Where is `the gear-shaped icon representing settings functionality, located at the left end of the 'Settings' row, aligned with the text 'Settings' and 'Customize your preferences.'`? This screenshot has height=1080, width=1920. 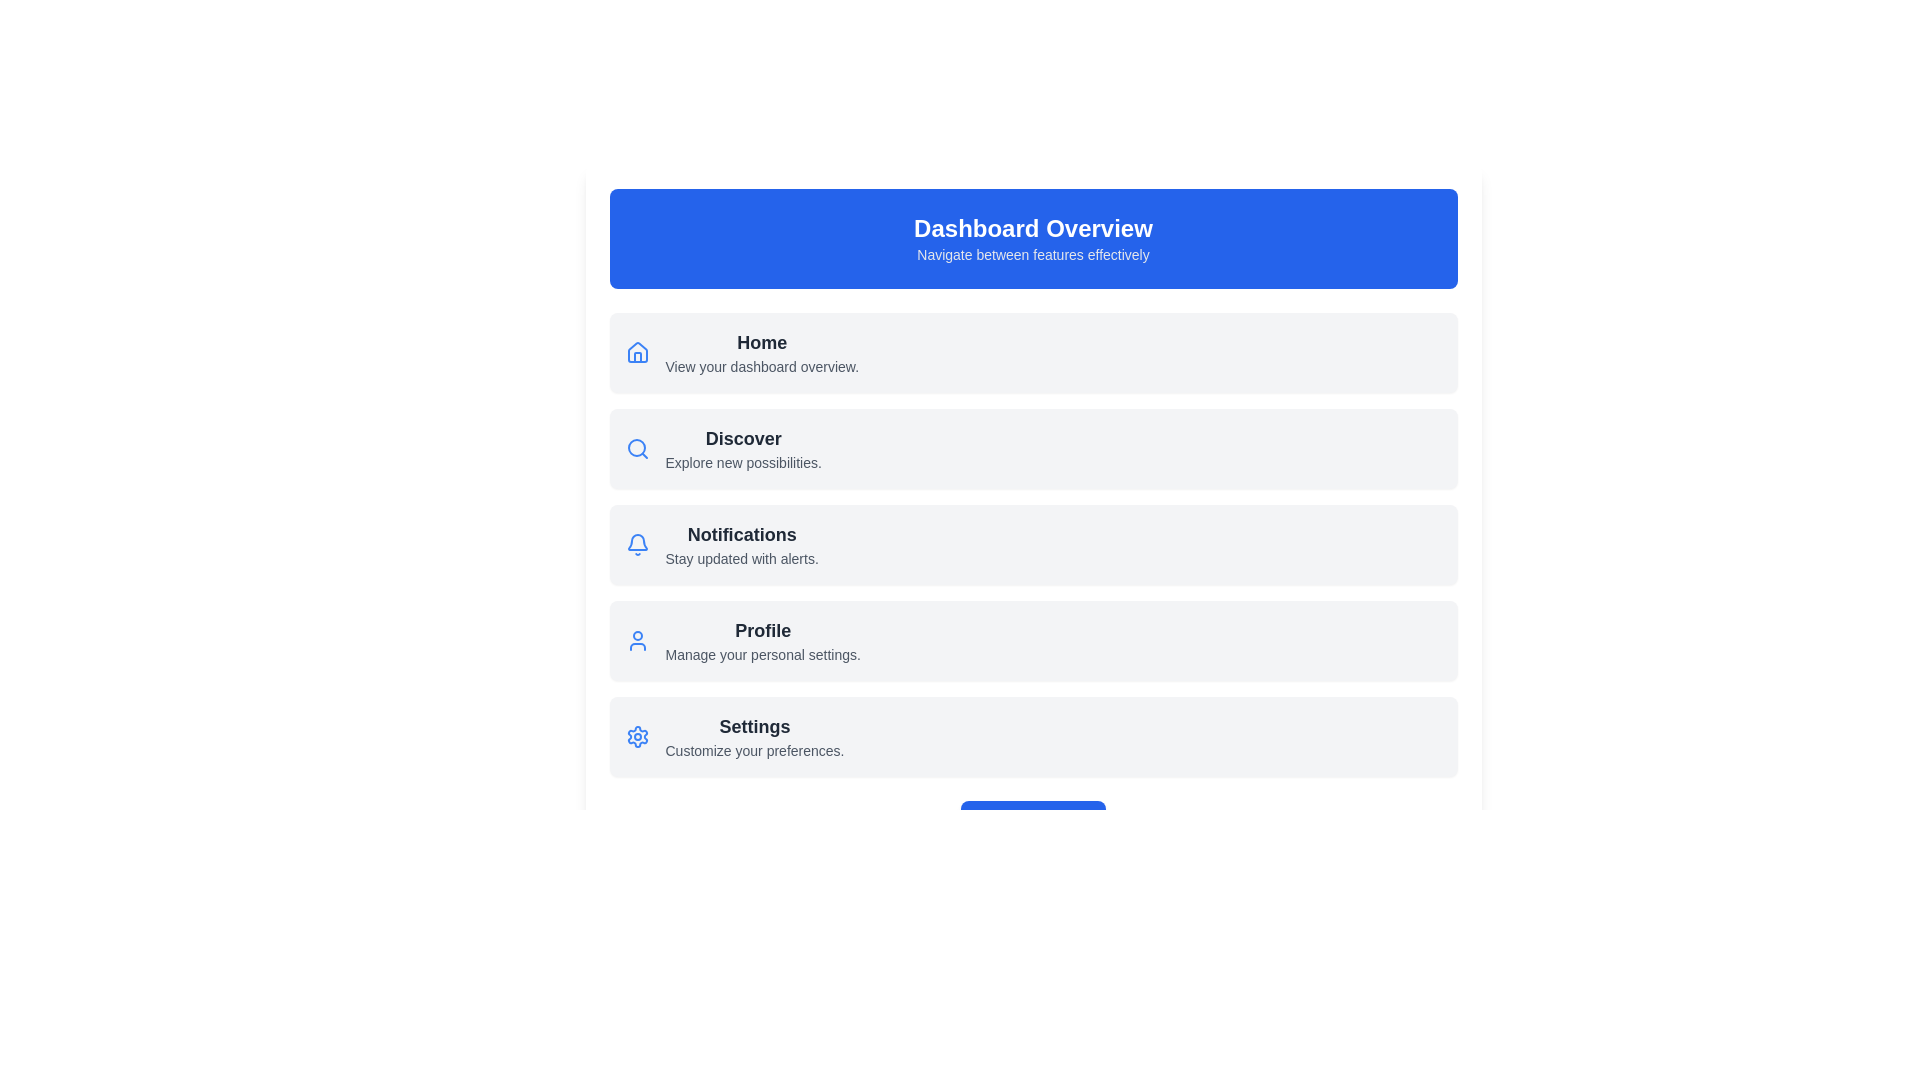 the gear-shaped icon representing settings functionality, located at the left end of the 'Settings' row, aligned with the text 'Settings' and 'Customize your preferences.' is located at coordinates (636, 736).